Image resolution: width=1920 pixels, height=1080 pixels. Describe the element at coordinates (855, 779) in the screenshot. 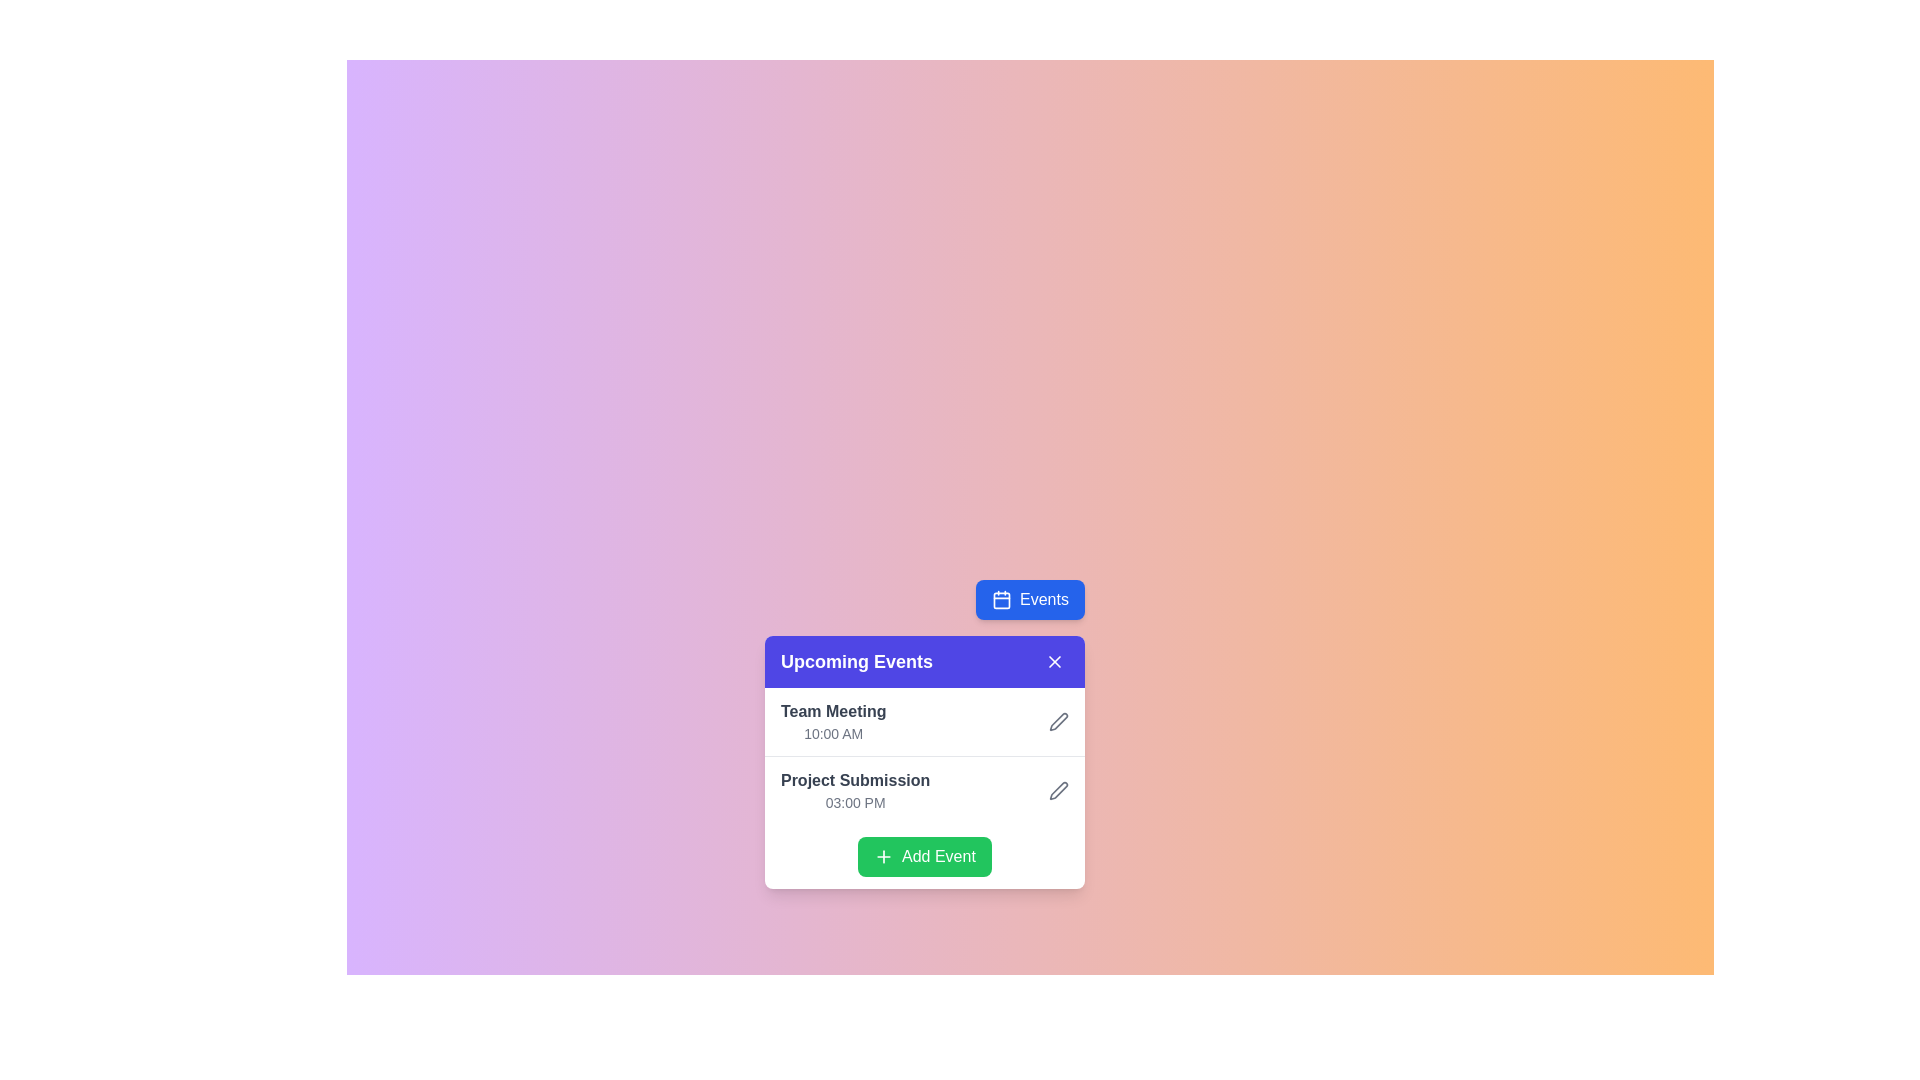

I see `the text label displaying 'Project Submission', which is styled in bold medium gray and is positioned above the smaller lighter gray text '03:00 PM' within the 'Upcoming Events' card` at that location.